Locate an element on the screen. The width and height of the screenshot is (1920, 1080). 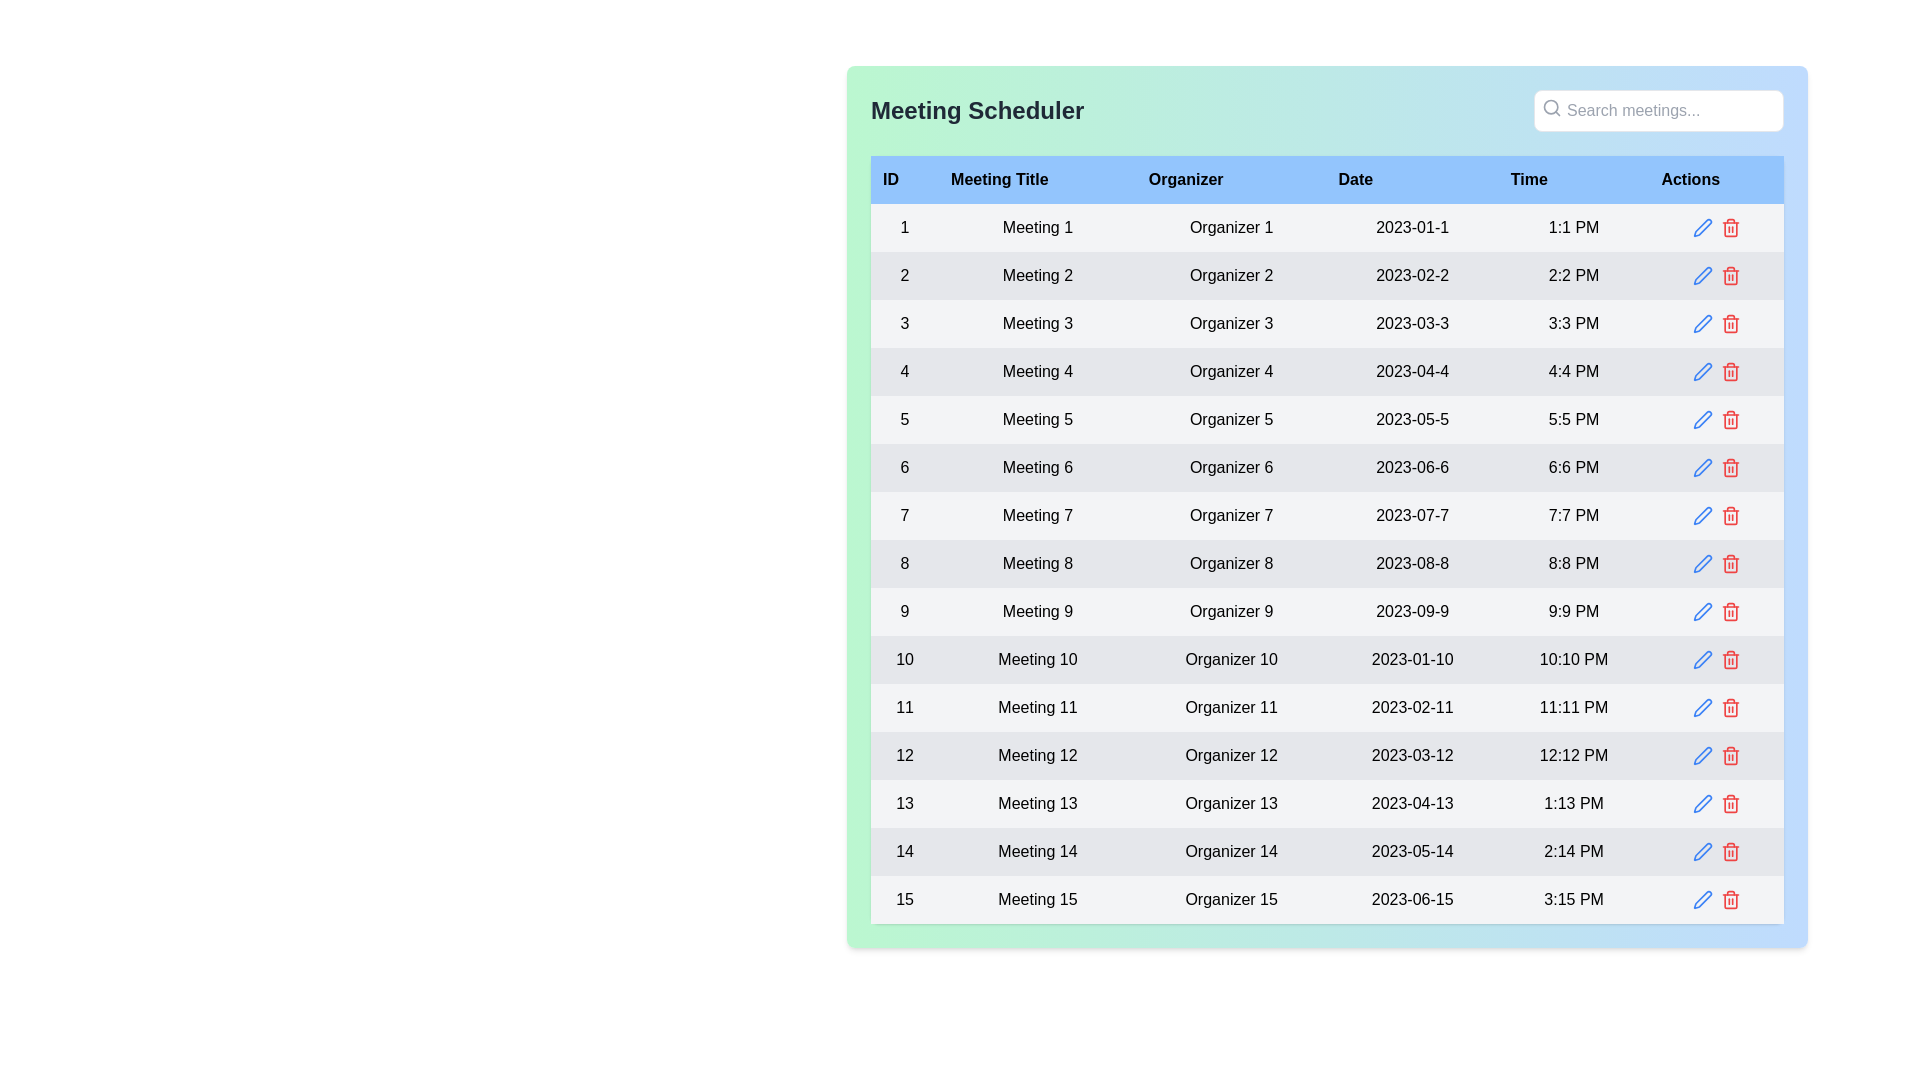
the Text label displaying '15' located in the ID column of the 15th row in the table is located at coordinates (904, 898).